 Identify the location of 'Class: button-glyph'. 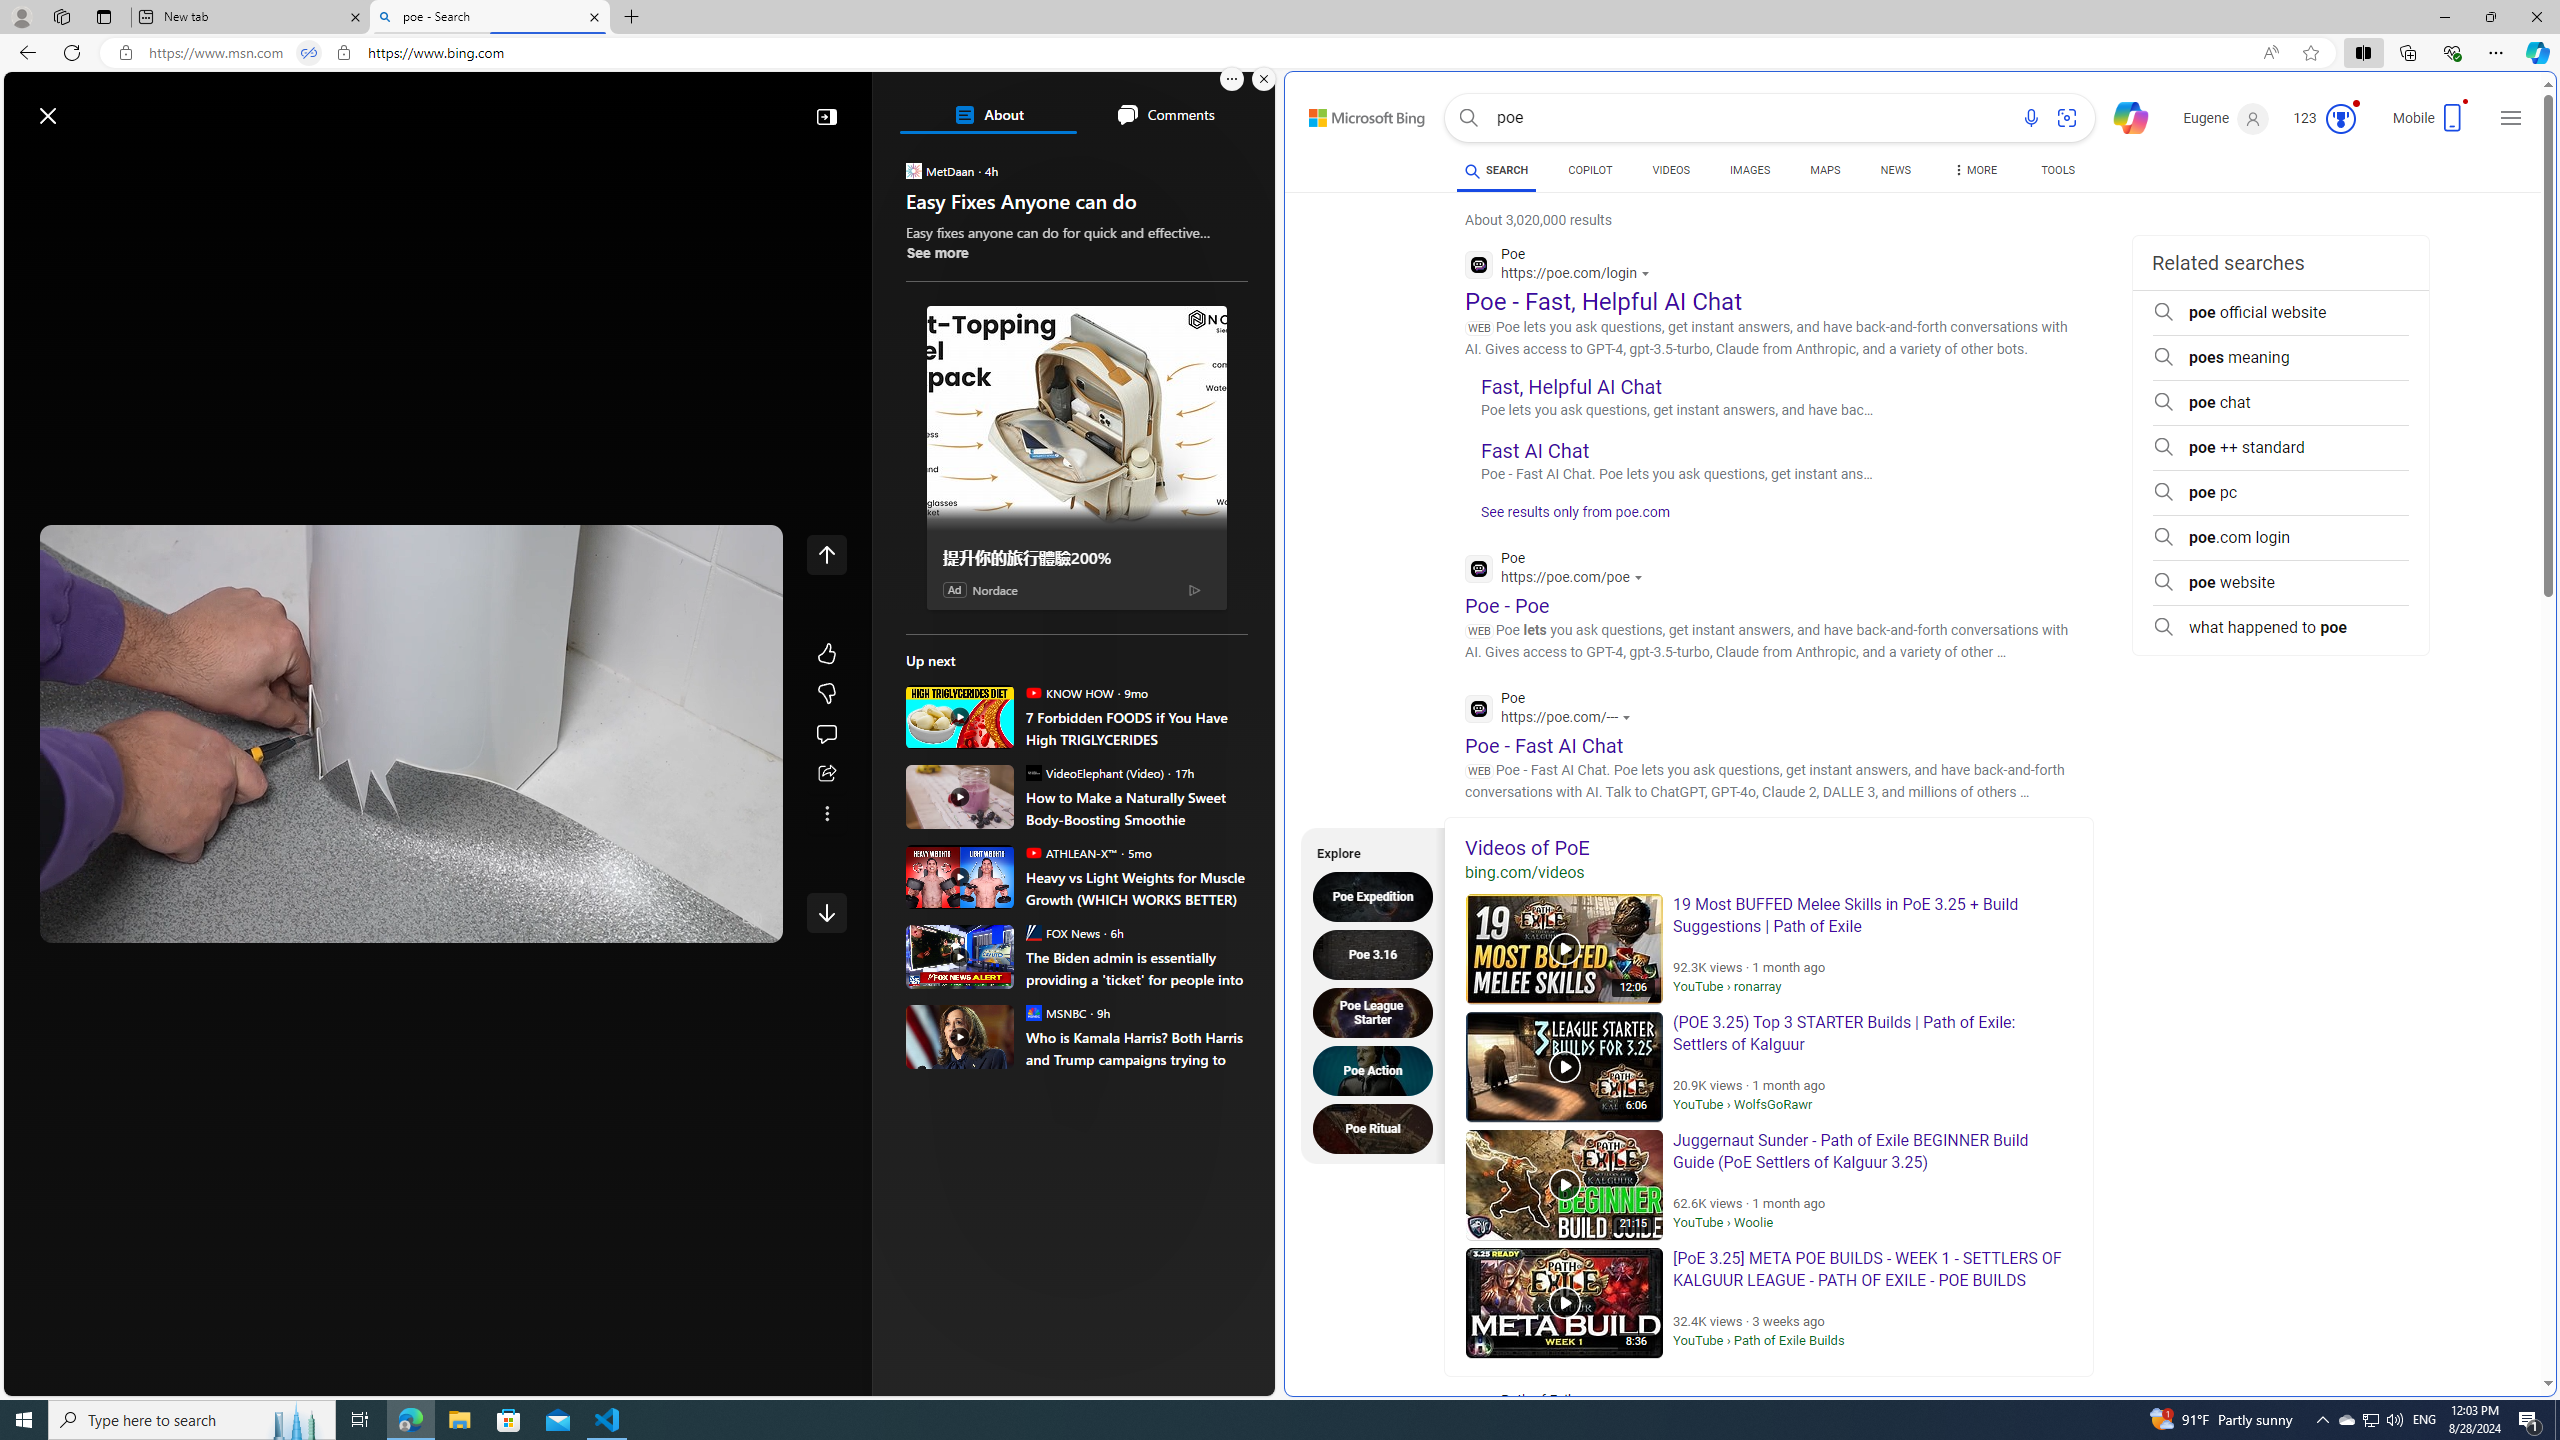
(28, 162).